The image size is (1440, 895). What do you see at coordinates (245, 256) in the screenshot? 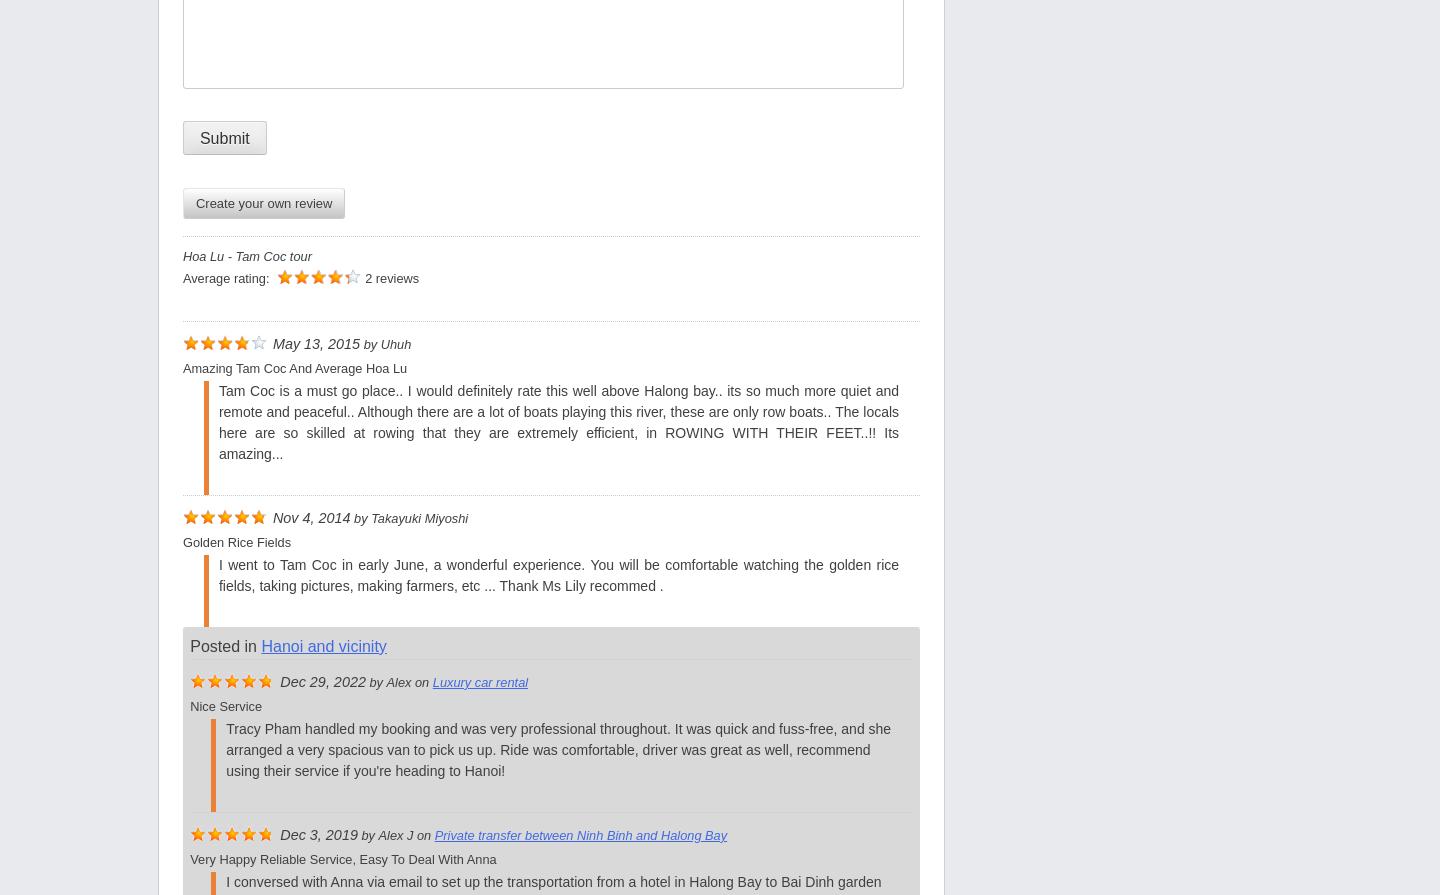
I see `'Hoa Lu - Tam Coc tour'` at bounding box center [245, 256].